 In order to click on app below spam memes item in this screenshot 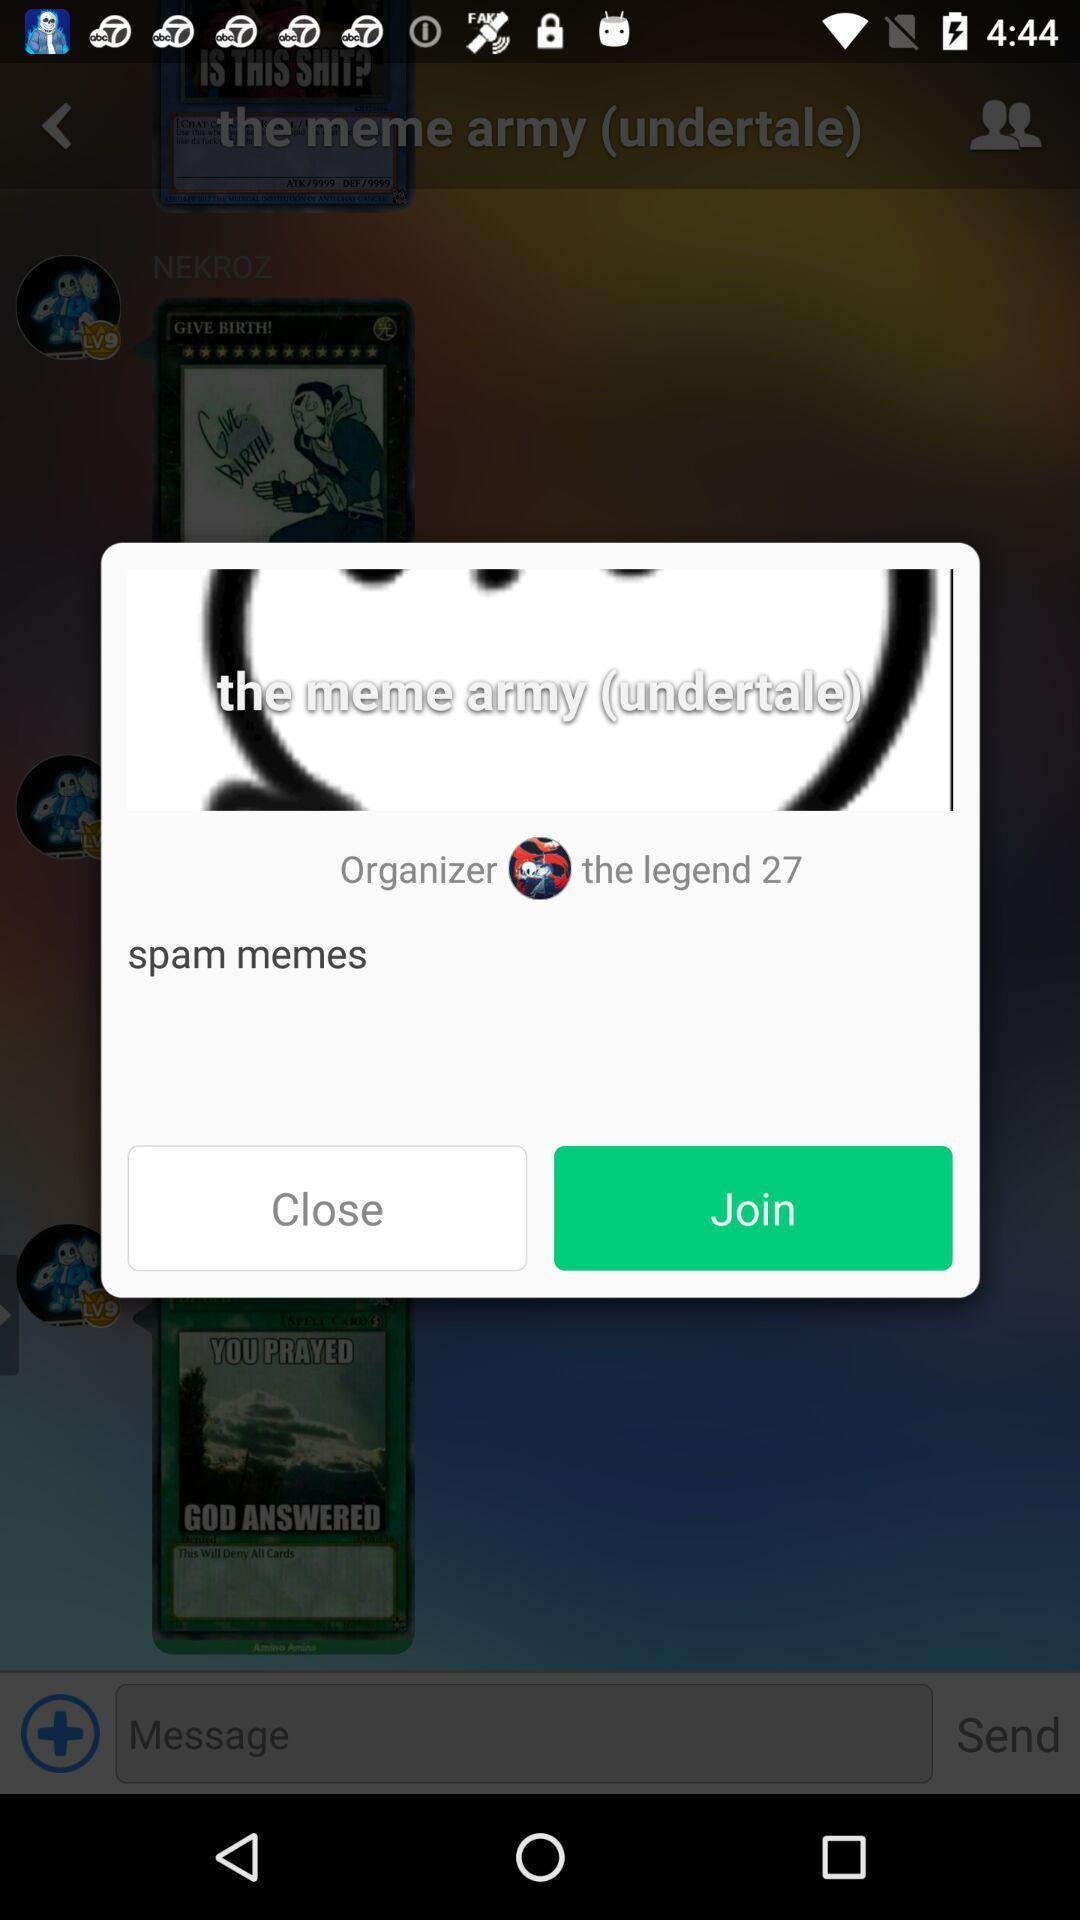, I will do `click(326, 1207)`.